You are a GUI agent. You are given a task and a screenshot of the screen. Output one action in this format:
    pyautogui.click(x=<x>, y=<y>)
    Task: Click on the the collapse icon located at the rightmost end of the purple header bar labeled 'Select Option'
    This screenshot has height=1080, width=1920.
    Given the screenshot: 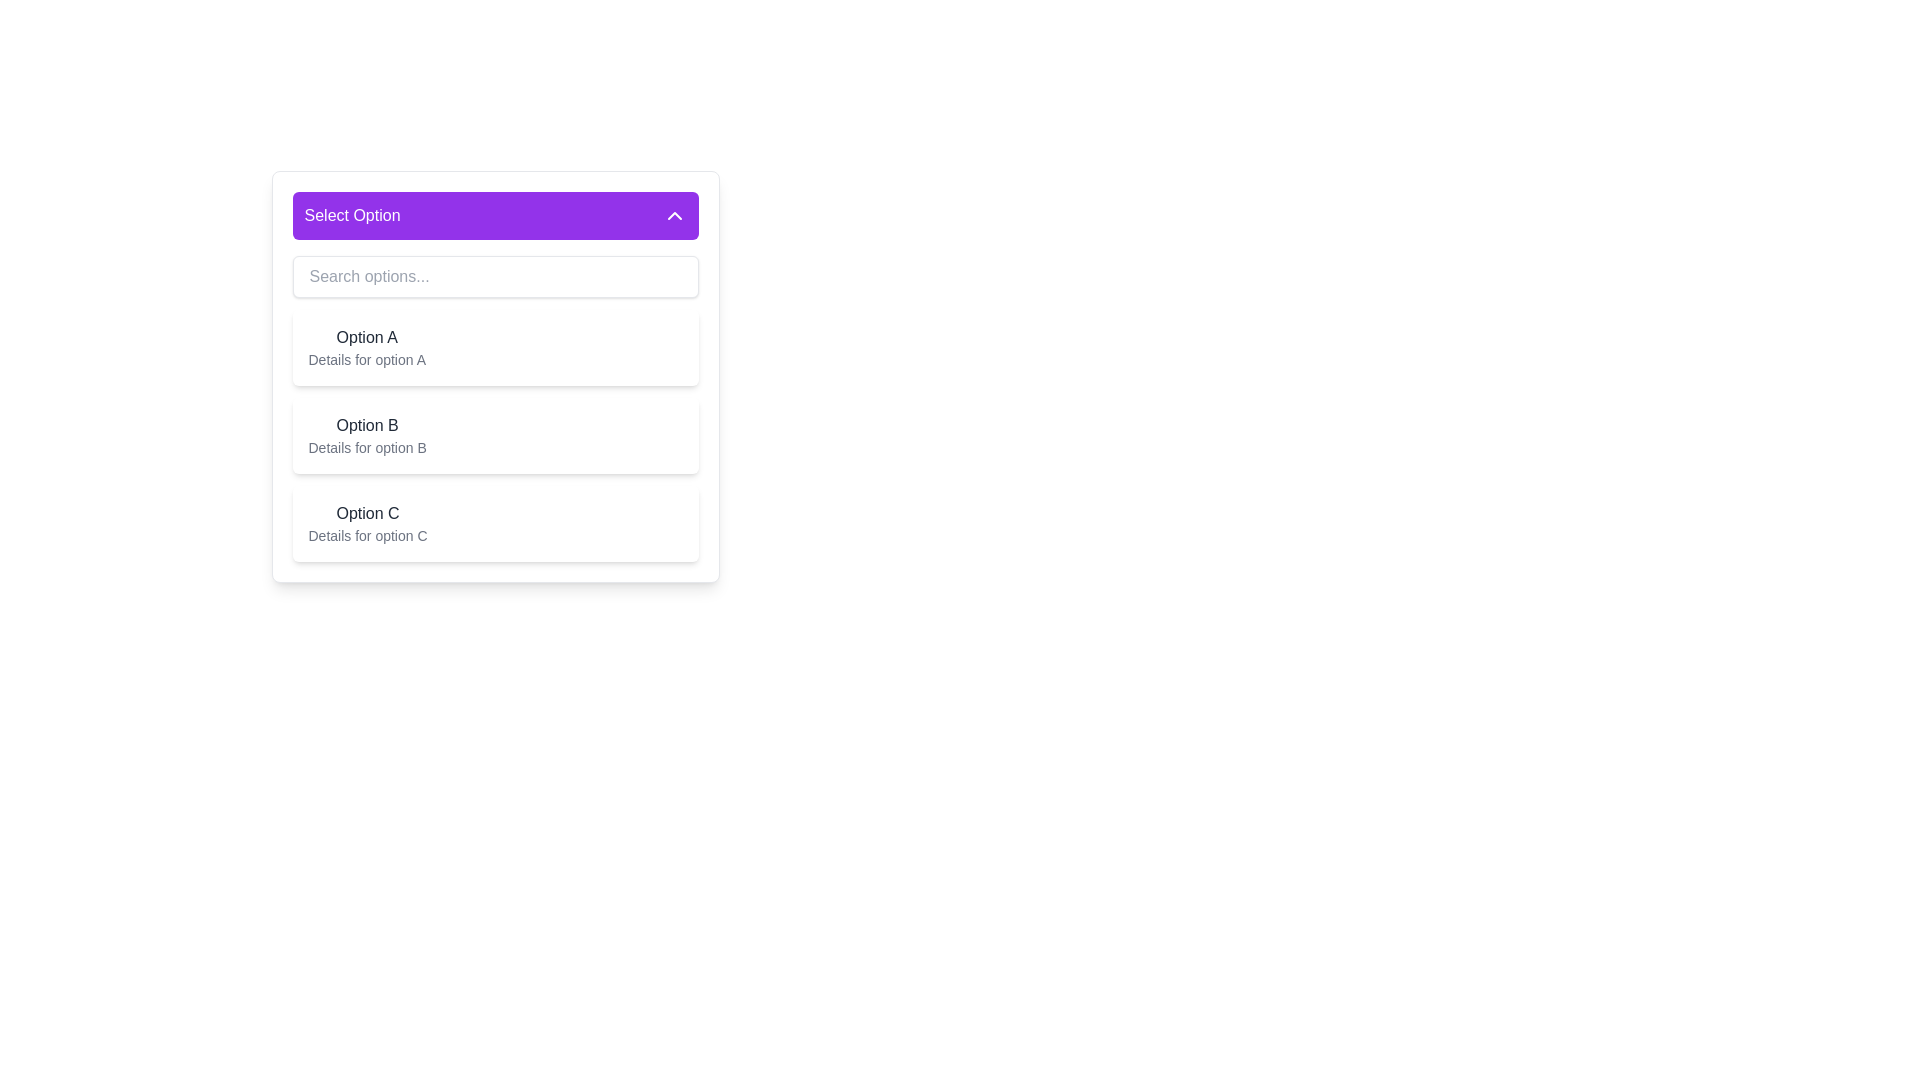 What is the action you would take?
    pyautogui.click(x=674, y=216)
    